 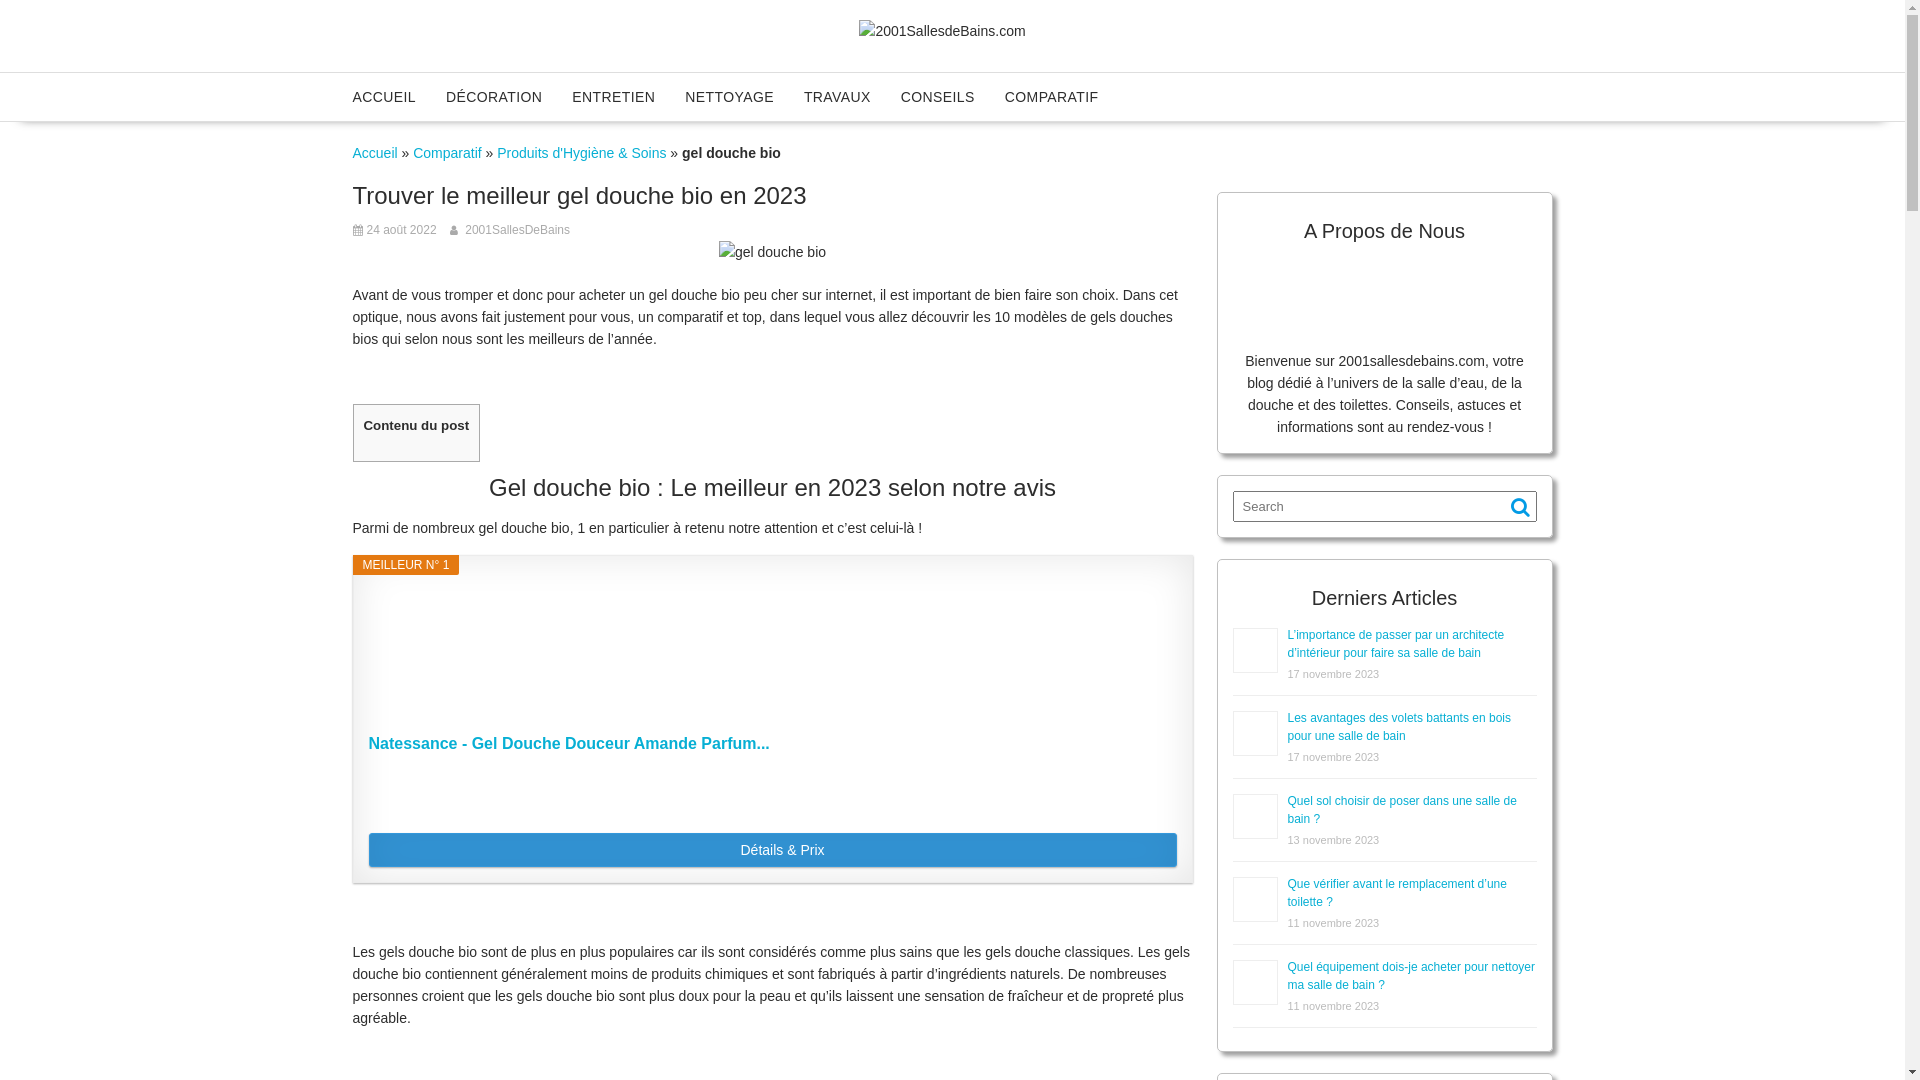 I want to click on 'Accueil', so click(x=374, y=152).